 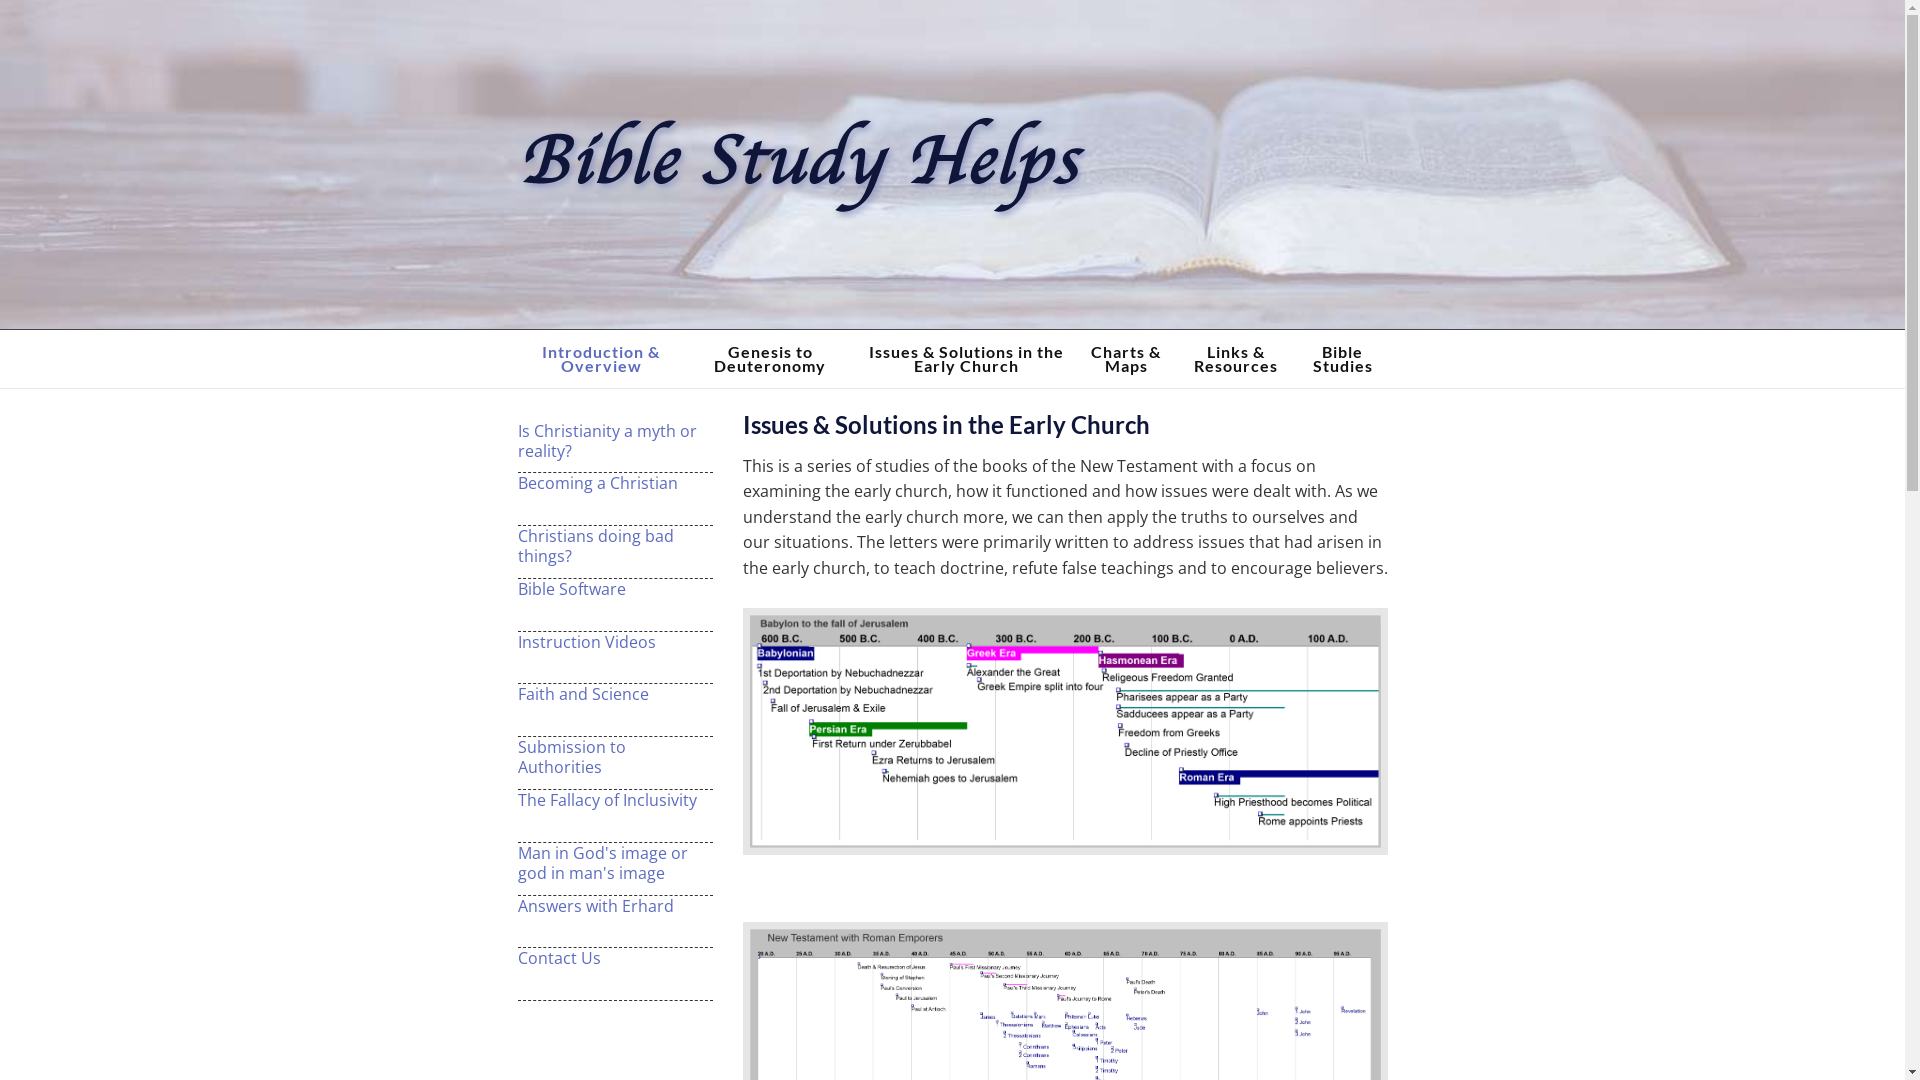 What do you see at coordinates (614, 906) in the screenshot?
I see `'Answers with Erhard'` at bounding box center [614, 906].